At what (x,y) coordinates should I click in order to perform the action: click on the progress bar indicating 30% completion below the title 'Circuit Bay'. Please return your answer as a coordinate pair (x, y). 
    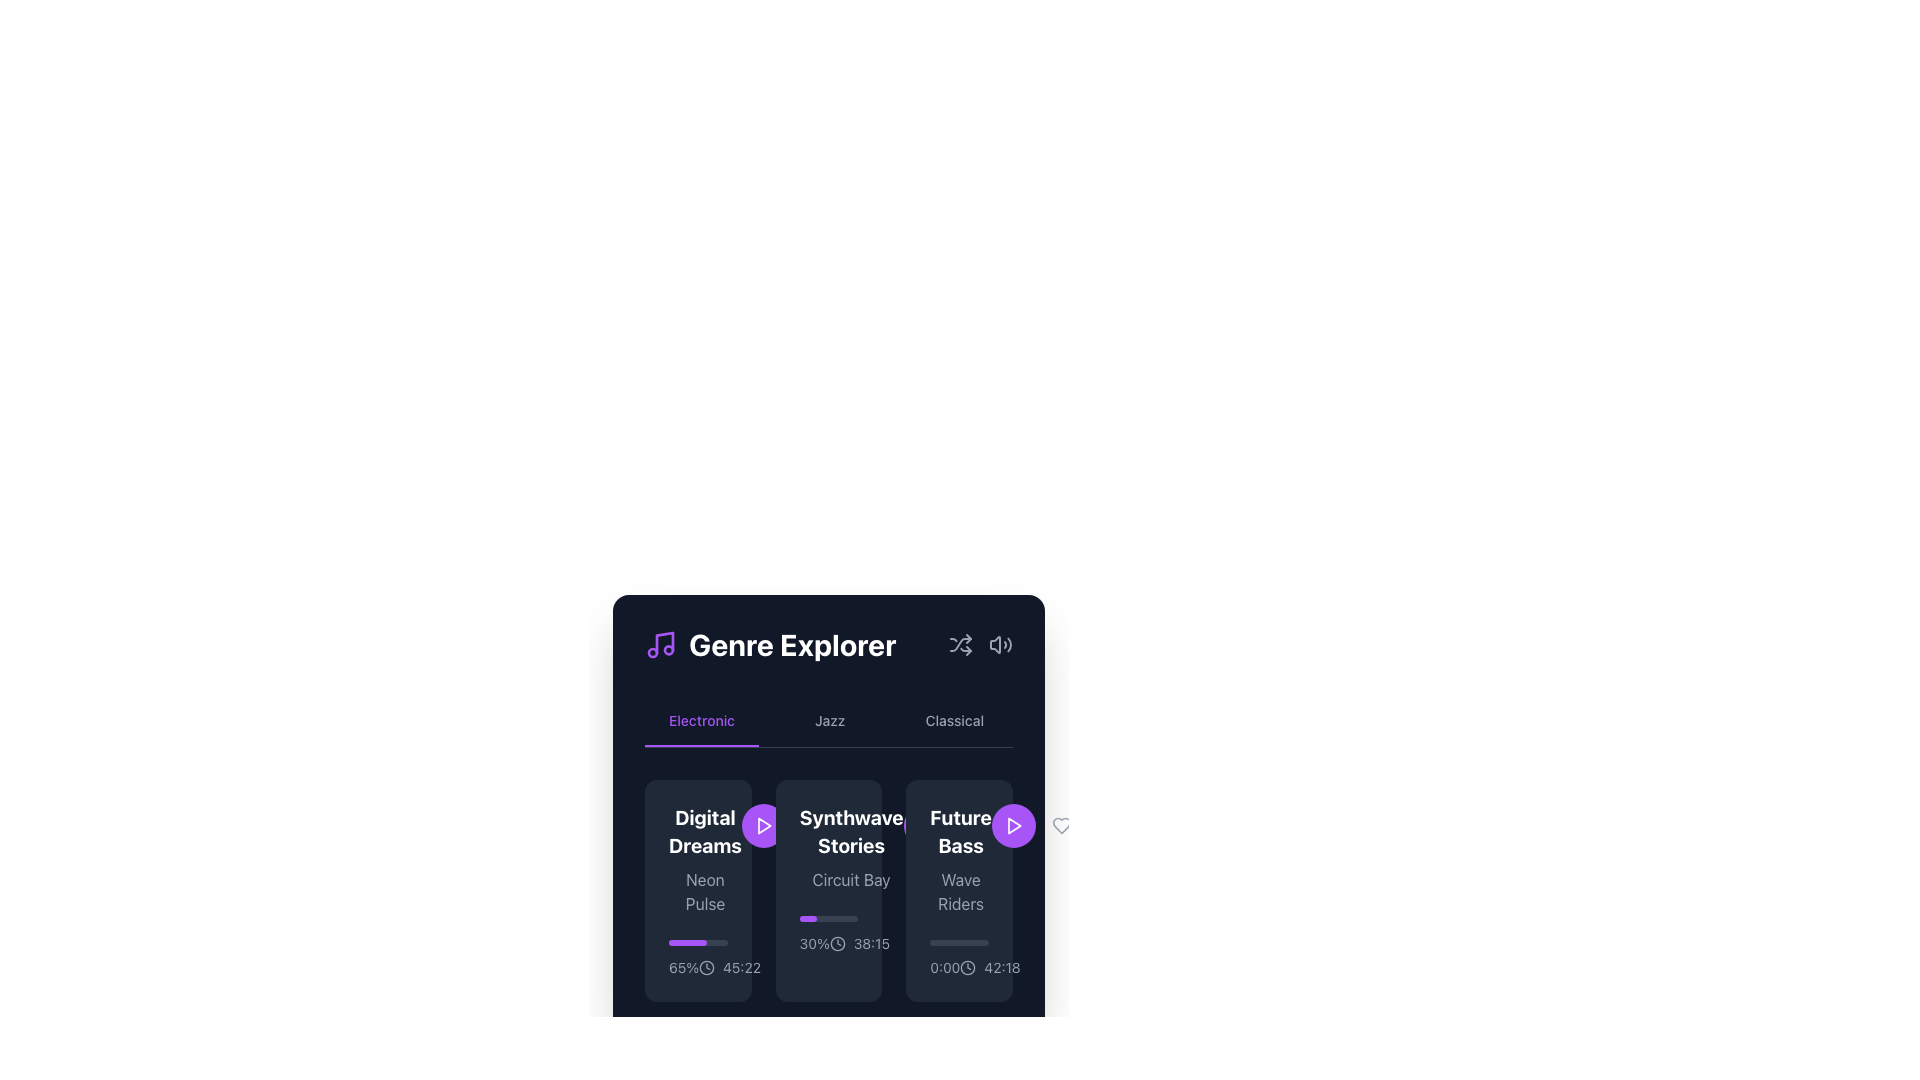
    Looking at the image, I should click on (829, 934).